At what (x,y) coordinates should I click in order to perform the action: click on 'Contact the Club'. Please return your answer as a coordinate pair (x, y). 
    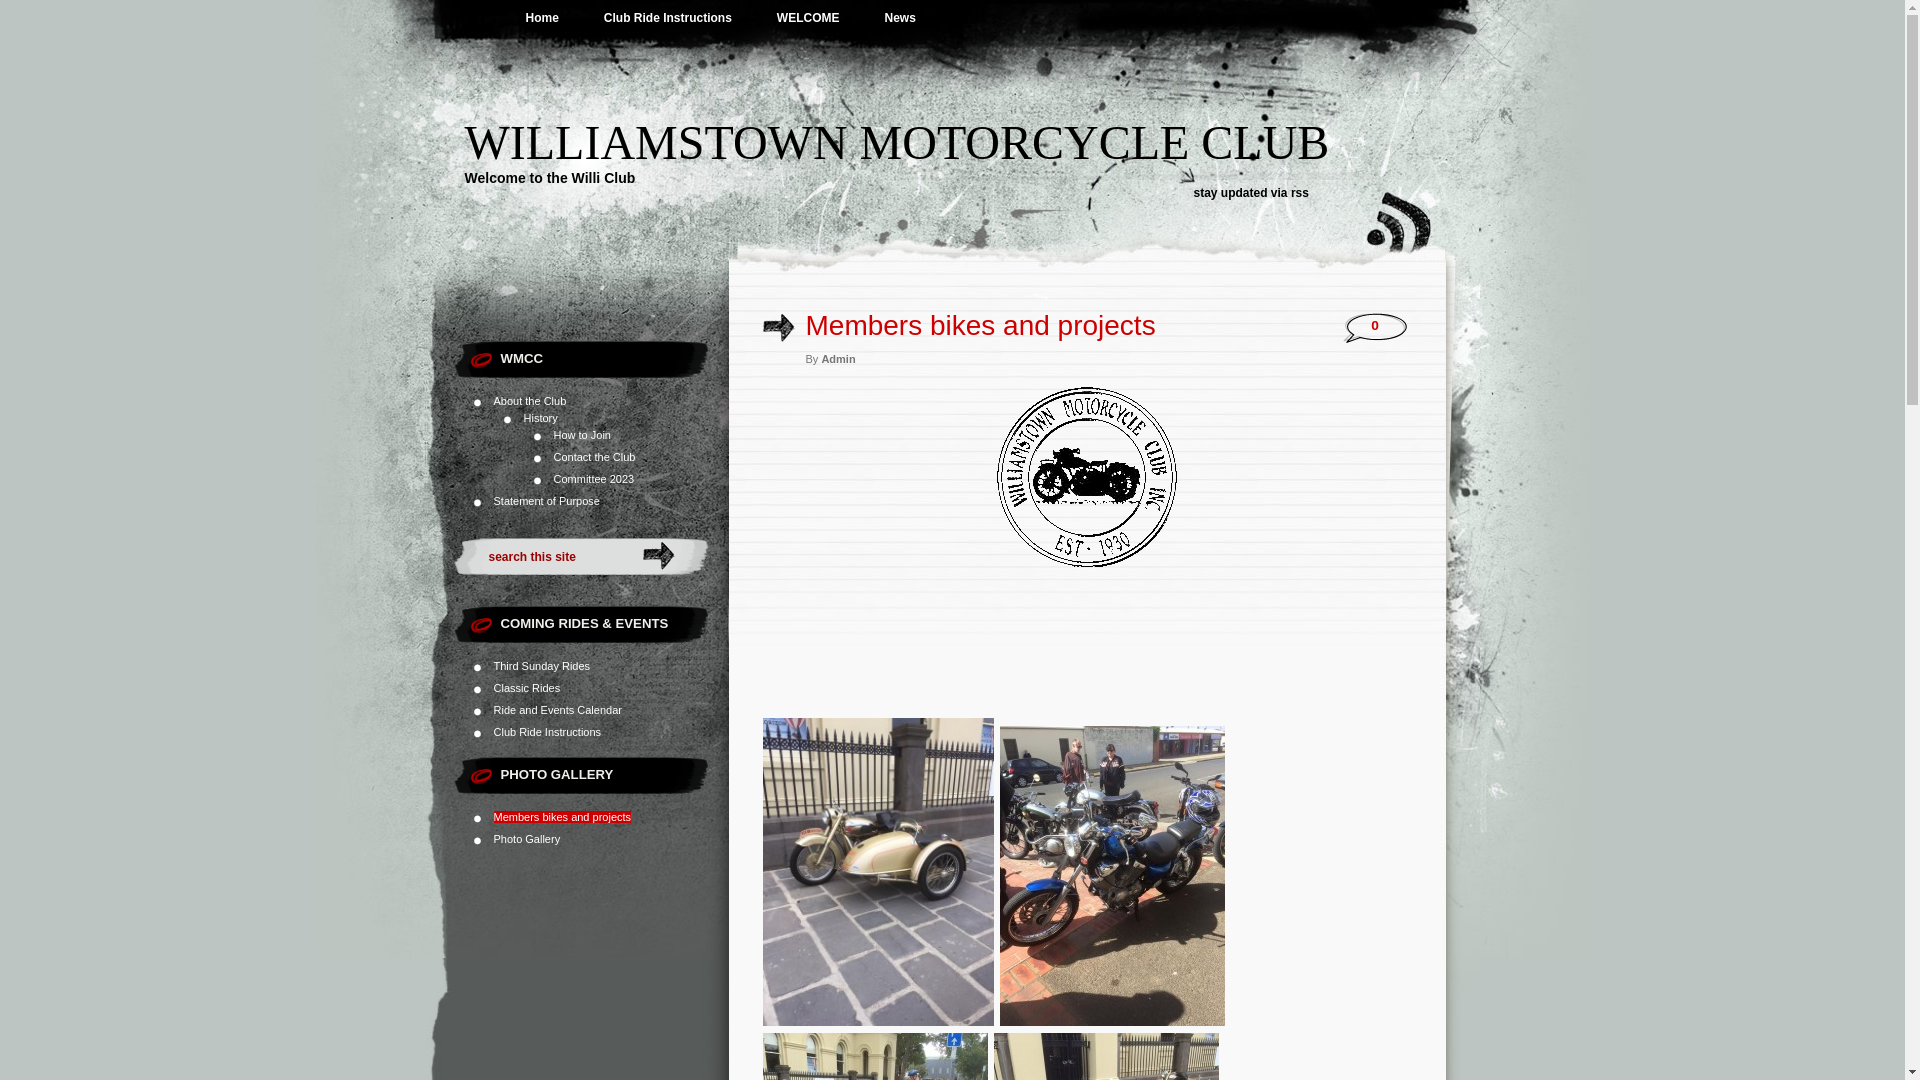
    Looking at the image, I should click on (594, 456).